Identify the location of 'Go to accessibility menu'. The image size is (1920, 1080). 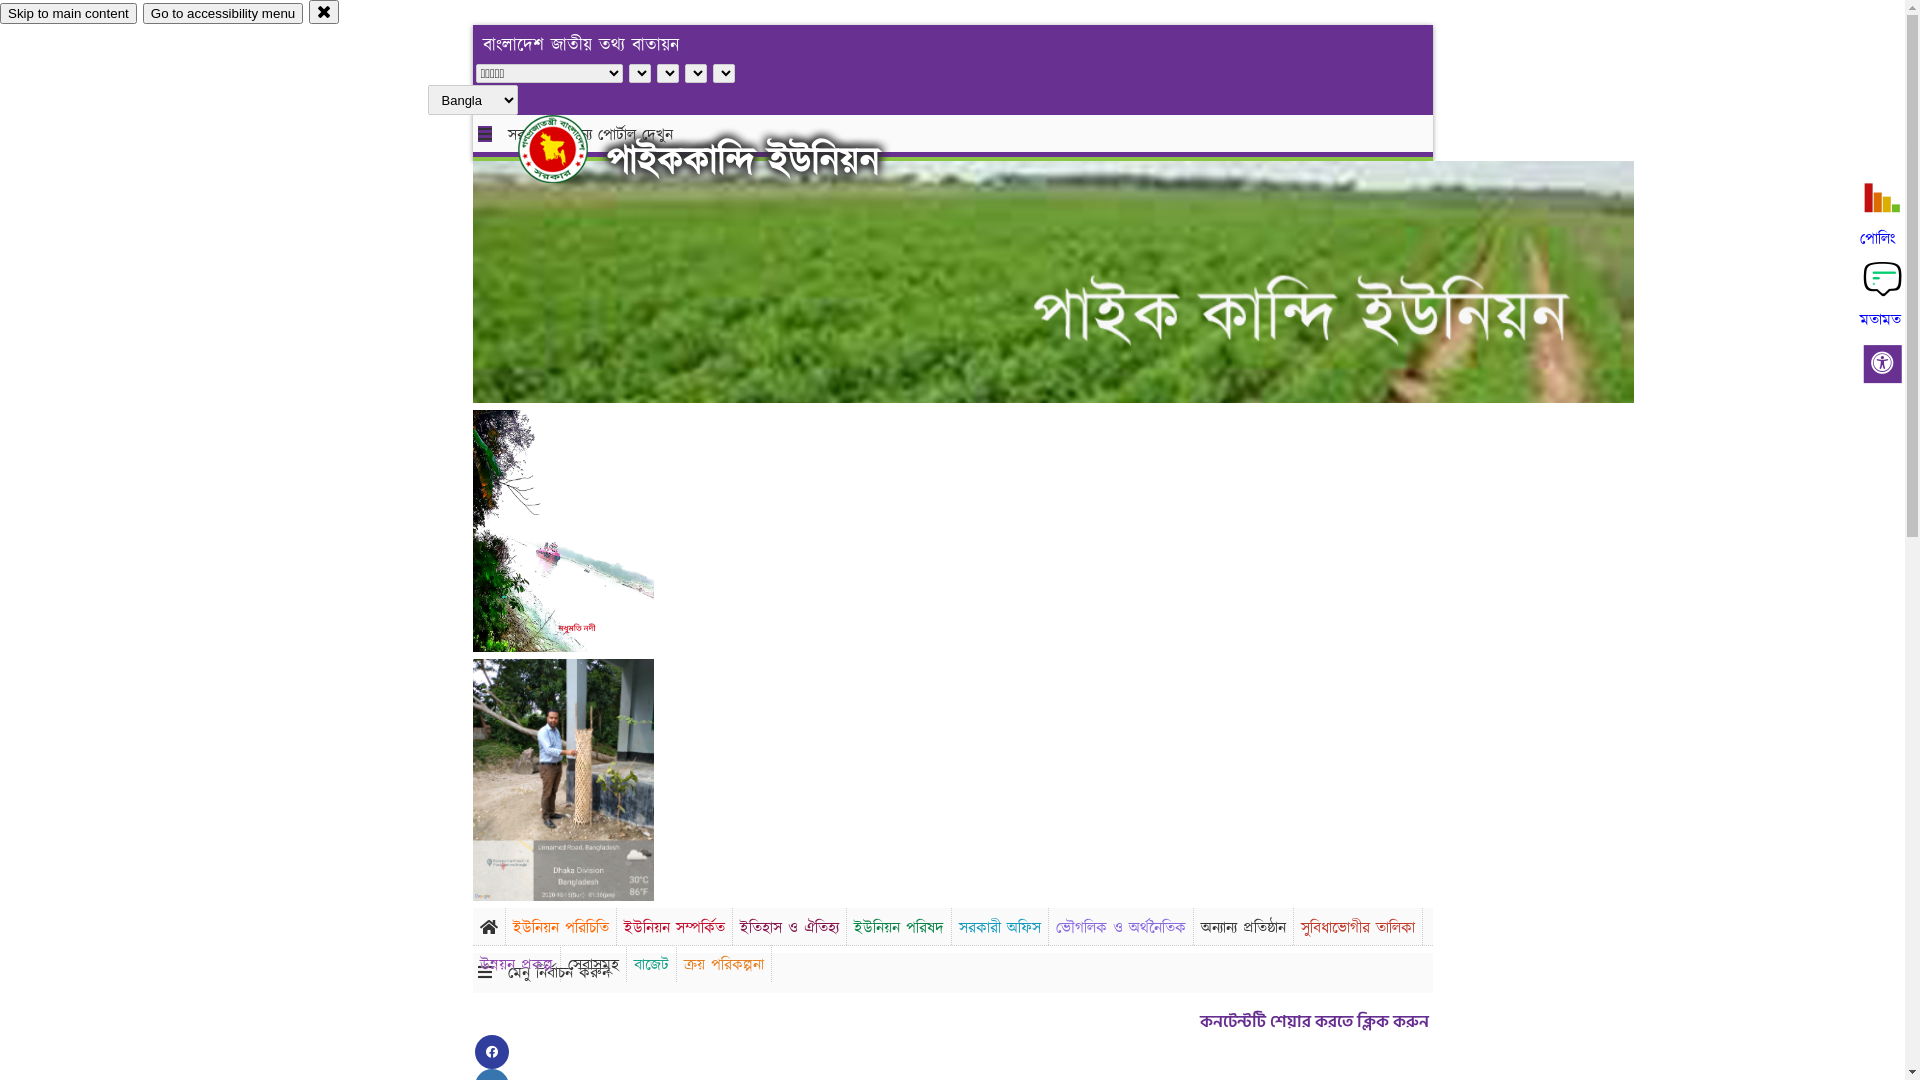
(222, 13).